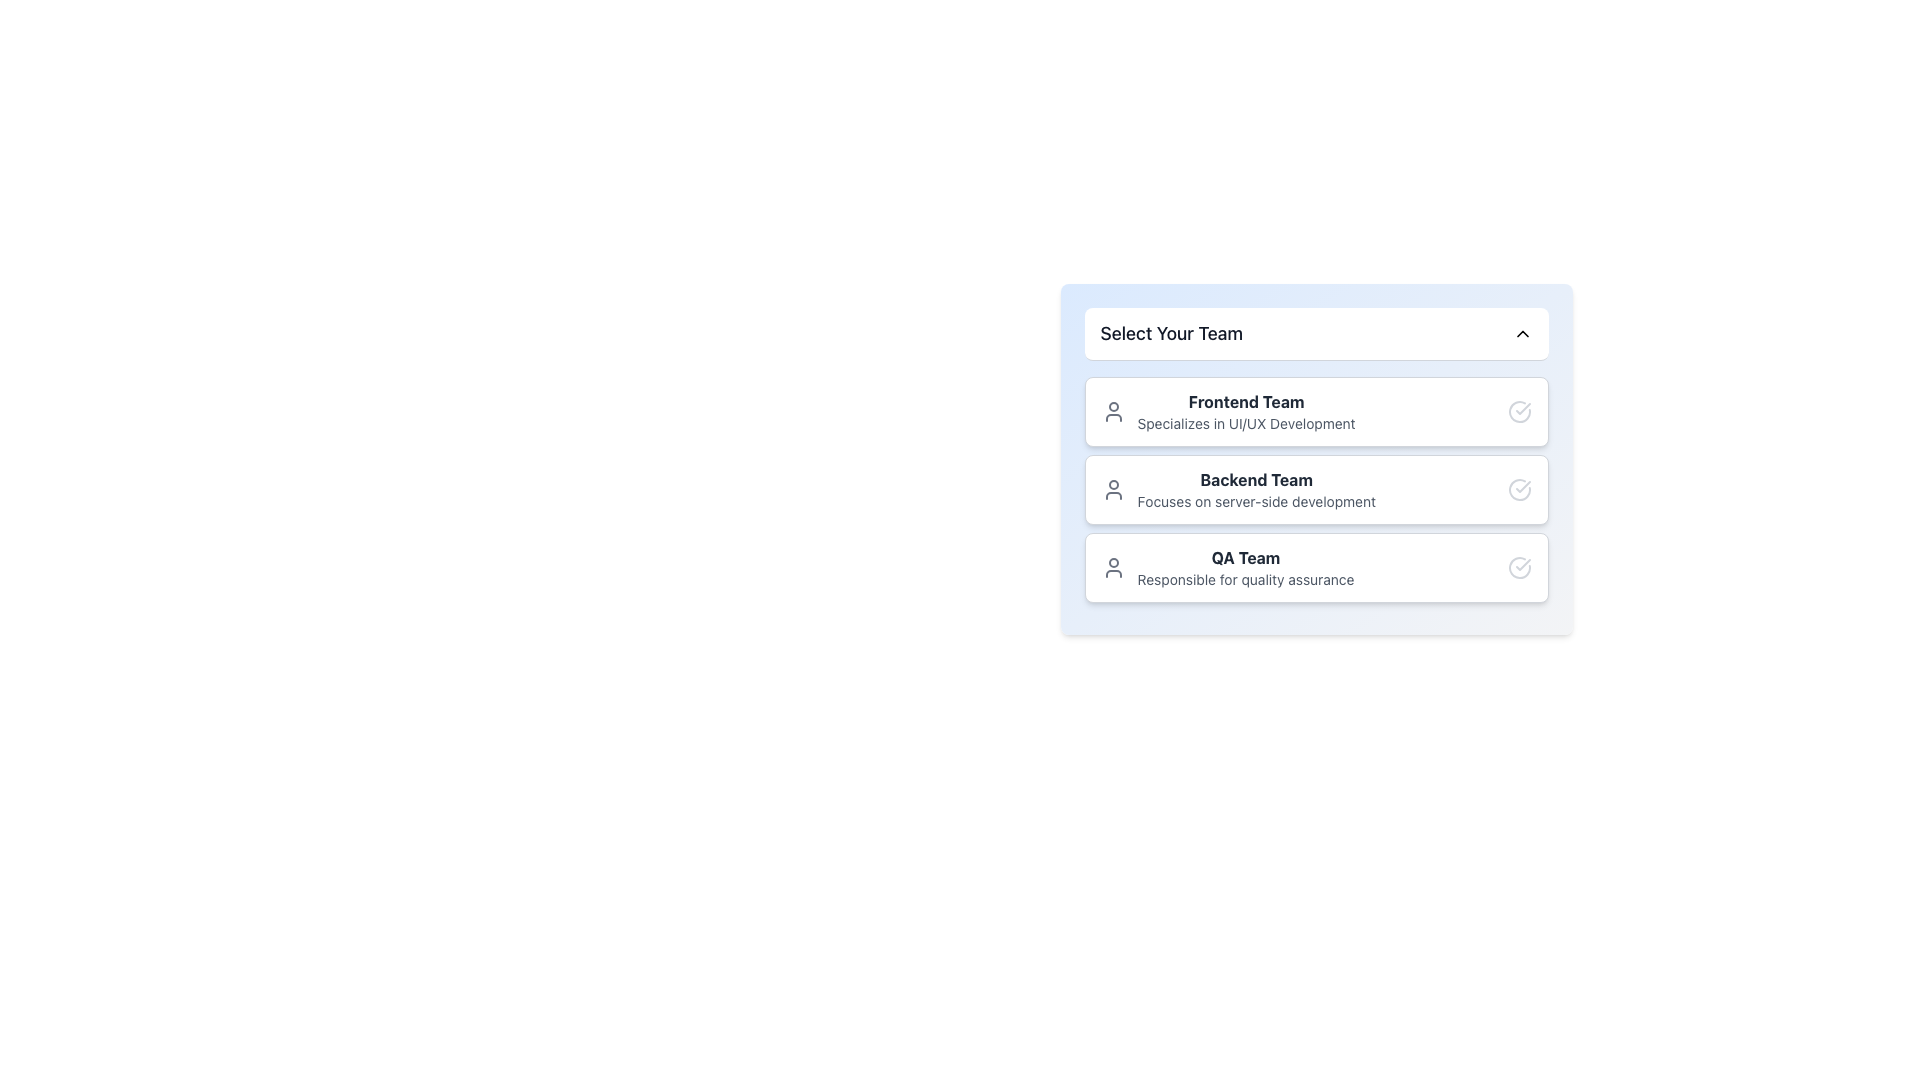 The width and height of the screenshot is (1920, 1080). Describe the element at coordinates (1316, 489) in the screenshot. I see `the second list item labeled 'Backend Team'` at that location.